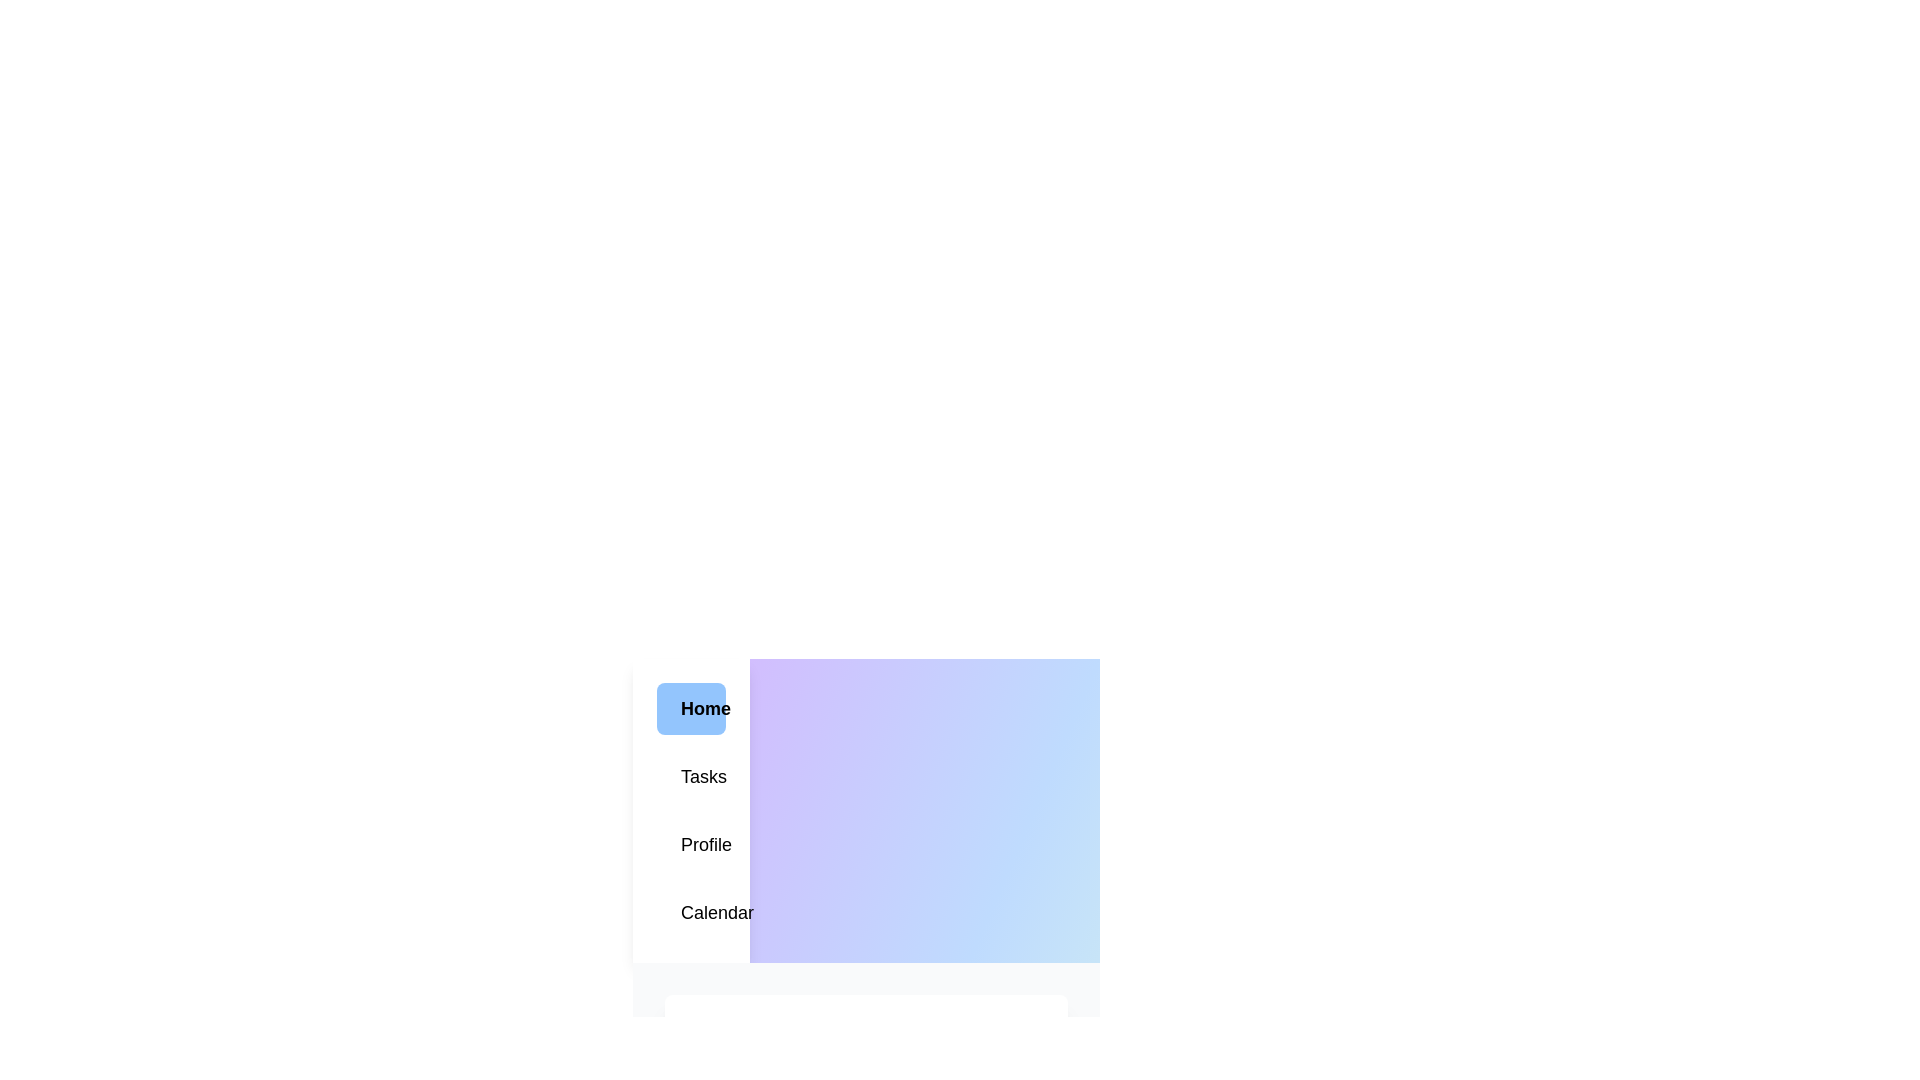 The height and width of the screenshot is (1080, 1920). Describe the element at coordinates (691, 913) in the screenshot. I see `the menu item Calendar to observe its hover effect` at that location.